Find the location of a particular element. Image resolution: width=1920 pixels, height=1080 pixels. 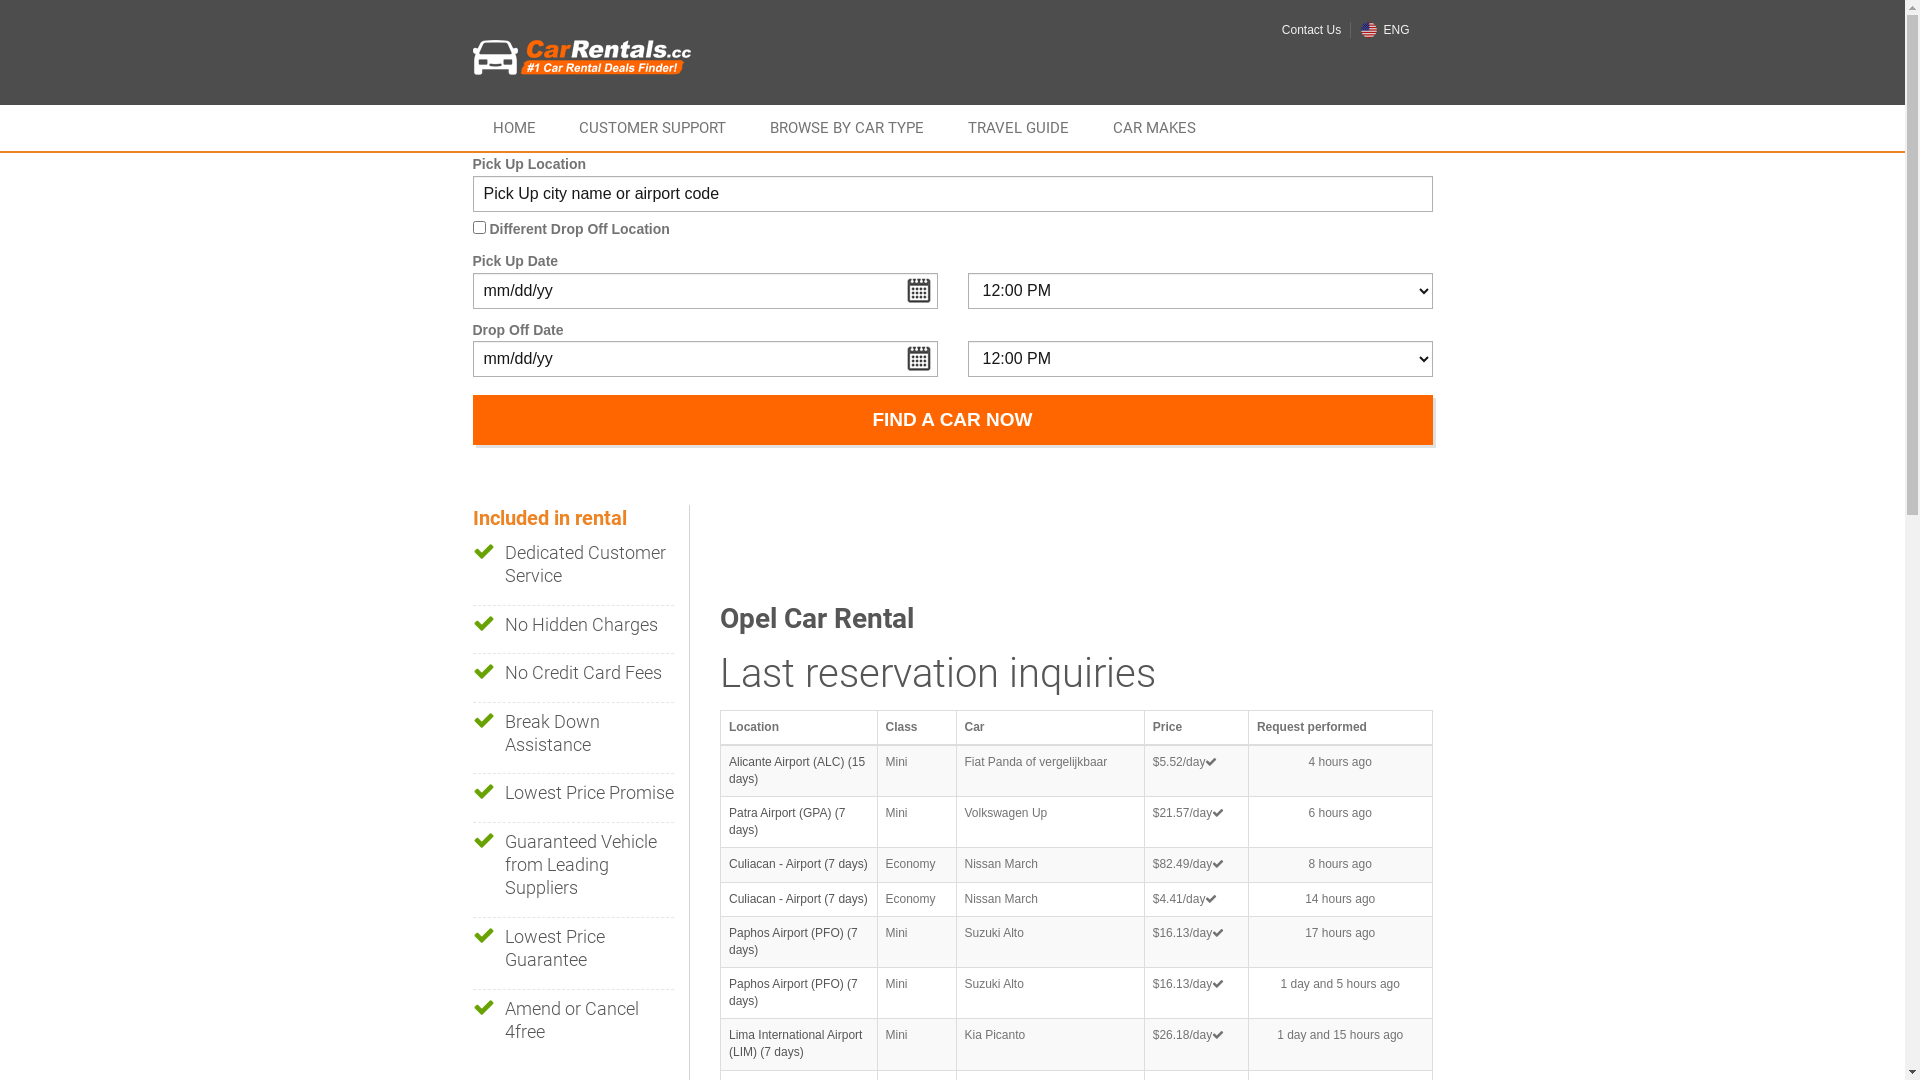

'en' is located at coordinates (1360, 30).